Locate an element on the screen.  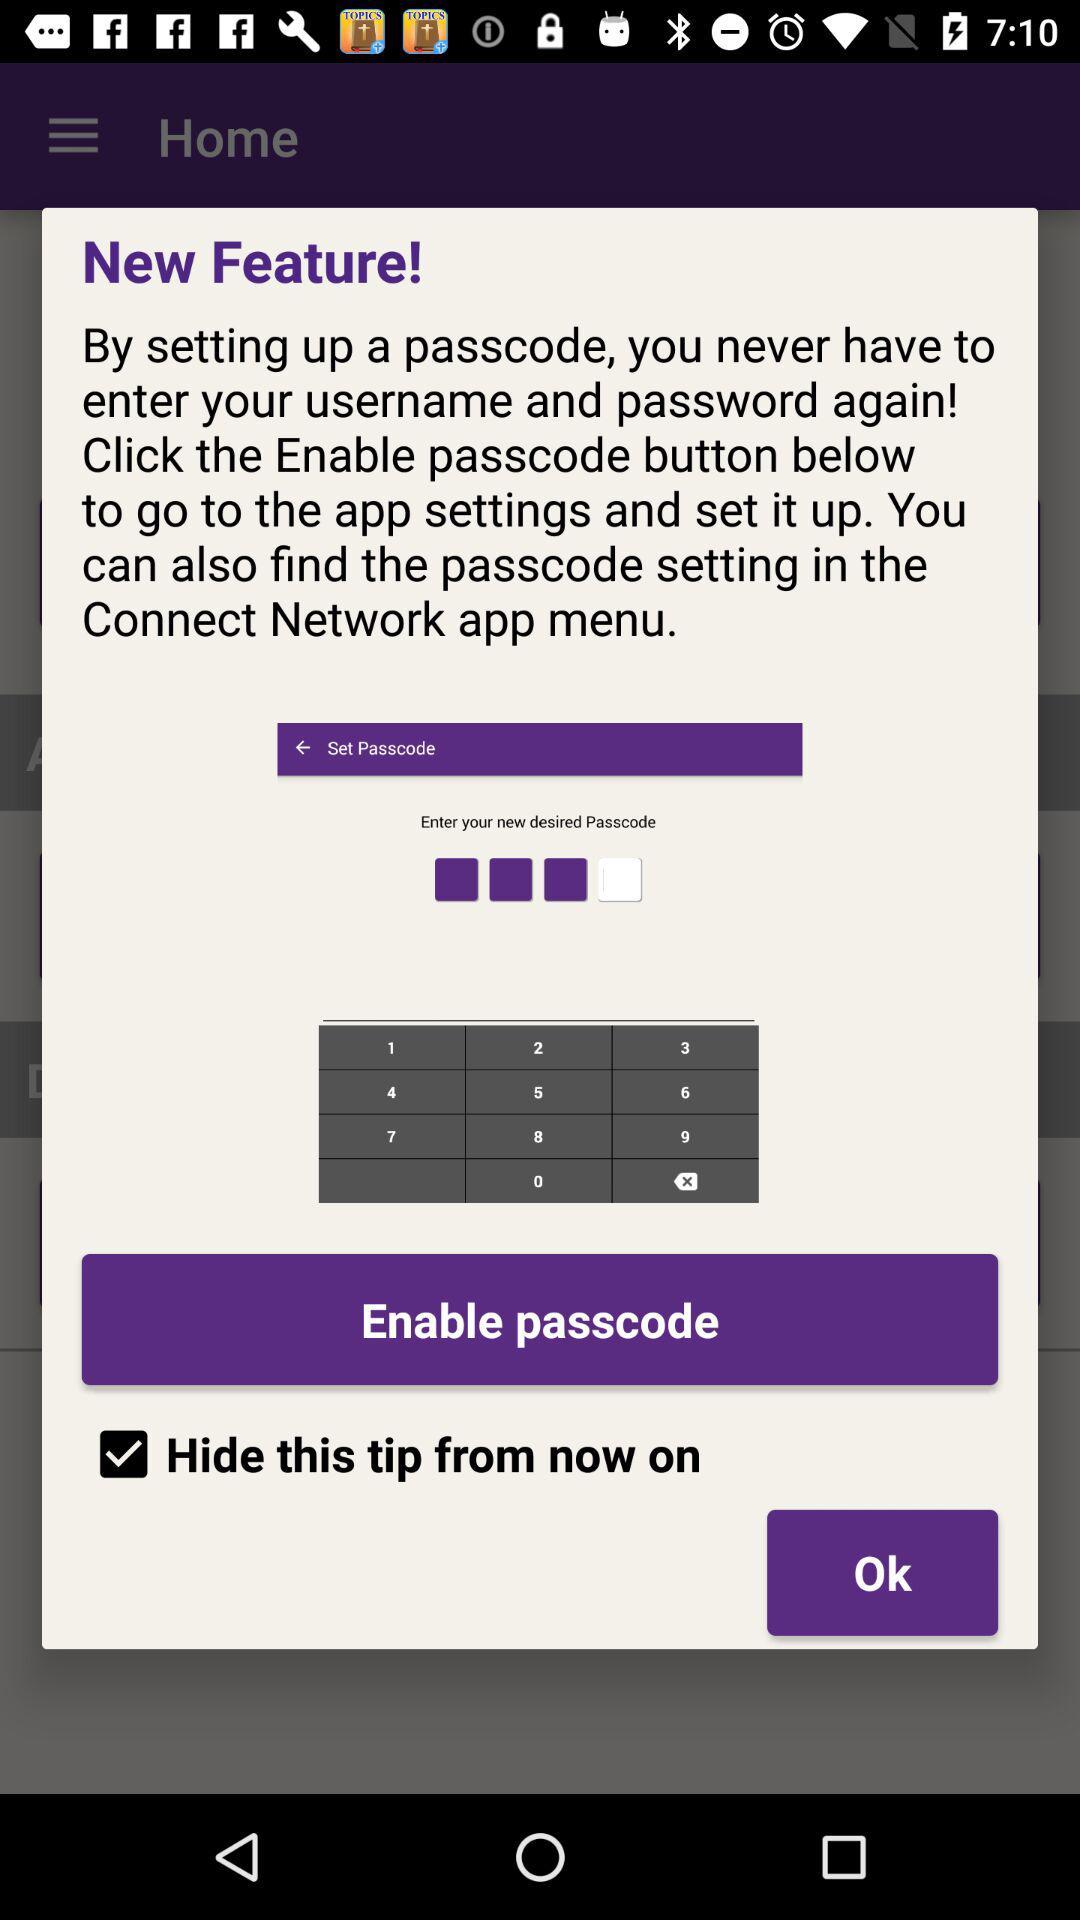
the item at the bottom right corner is located at coordinates (881, 1571).